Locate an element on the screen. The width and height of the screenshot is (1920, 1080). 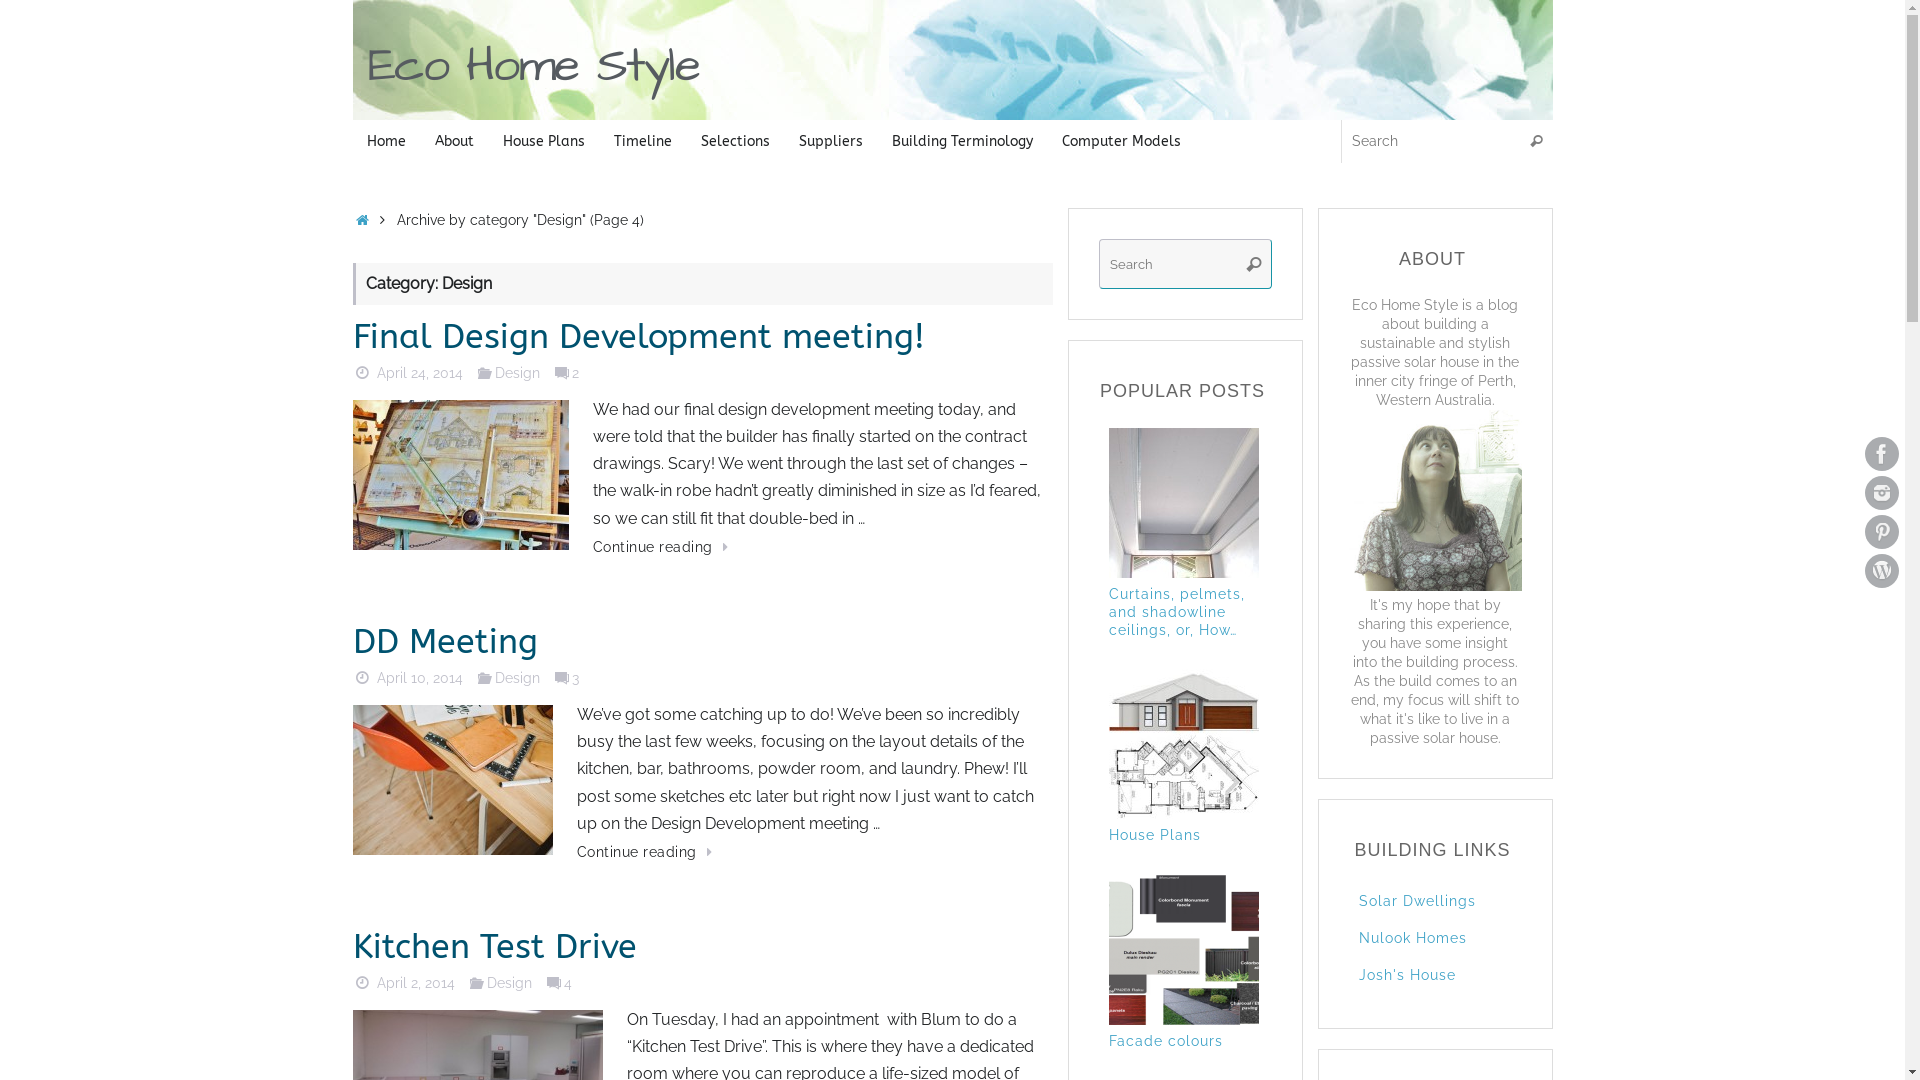
'Facebook' is located at coordinates (1880, 454).